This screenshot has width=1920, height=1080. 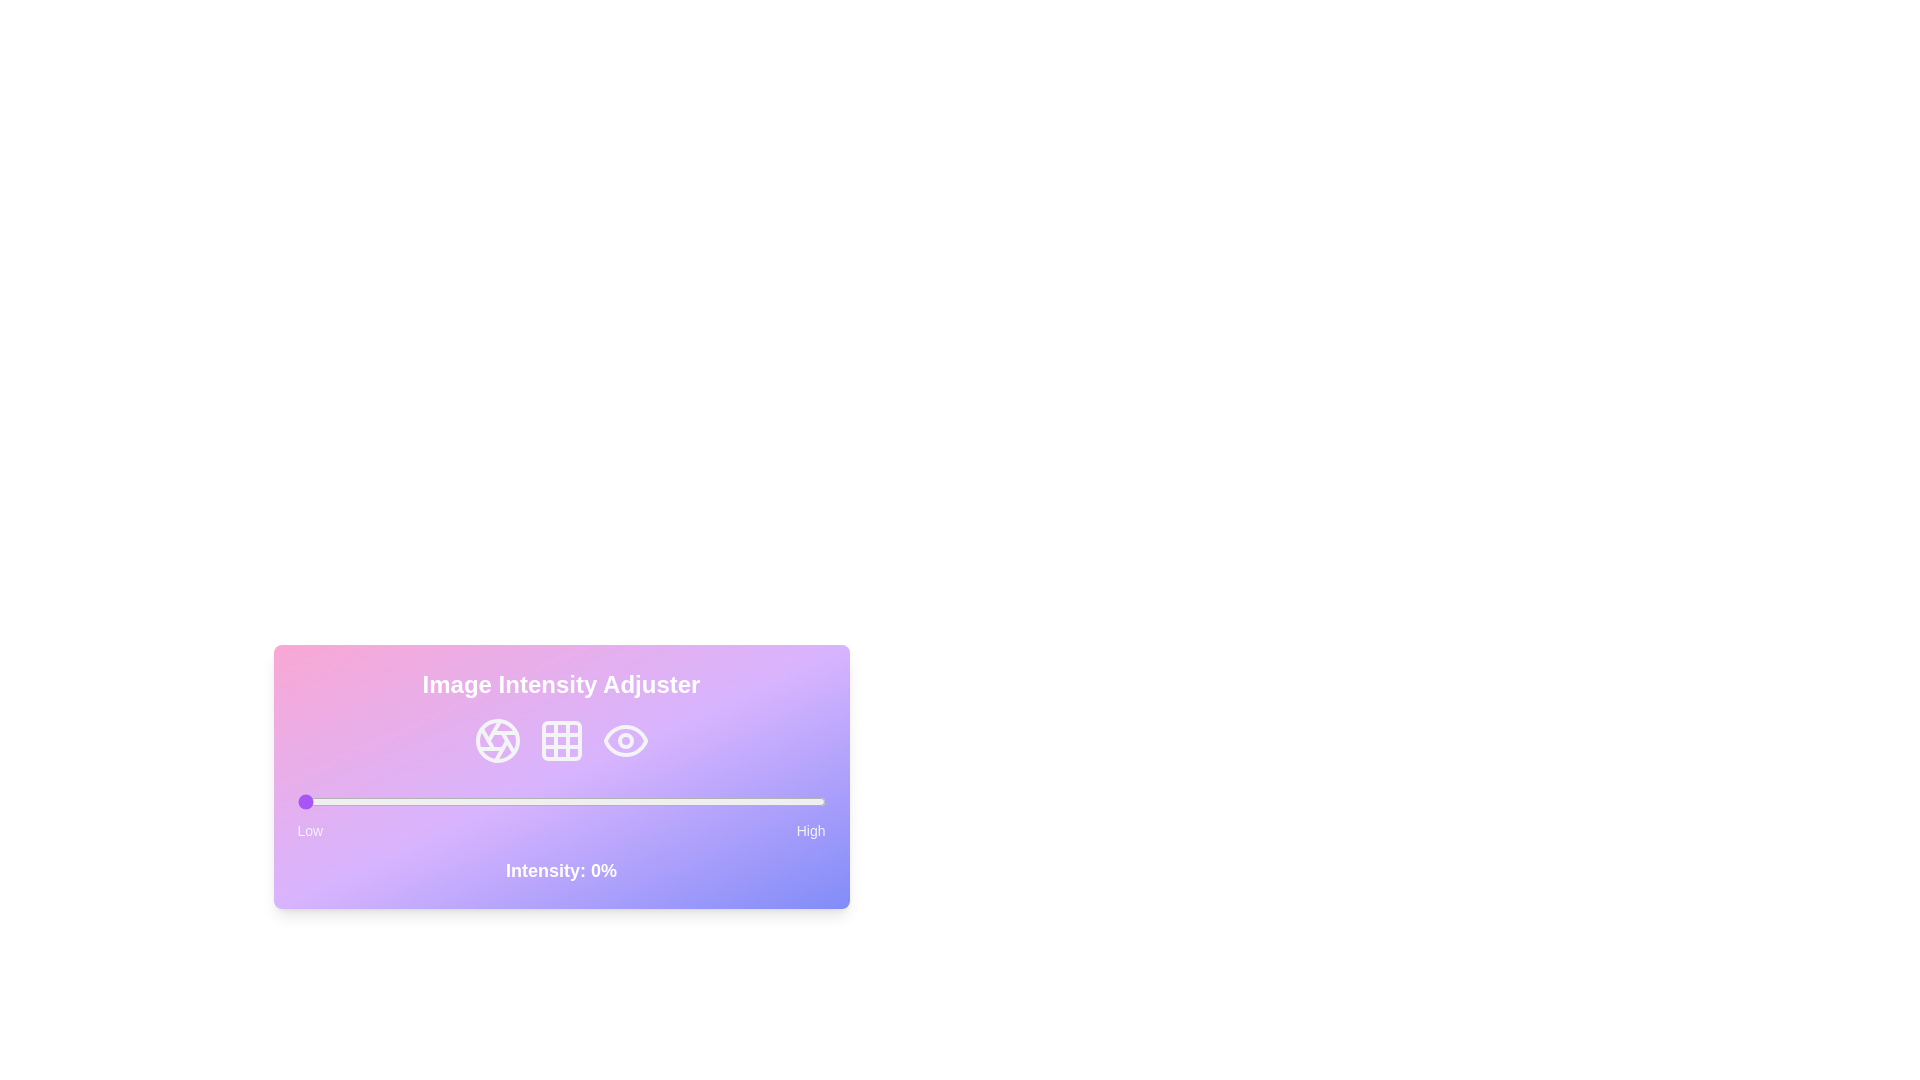 What do you see at coordinates (624, 740) in the screenshot?
I see `the Eye icon to interact with it` at bounding box center [624, 740].